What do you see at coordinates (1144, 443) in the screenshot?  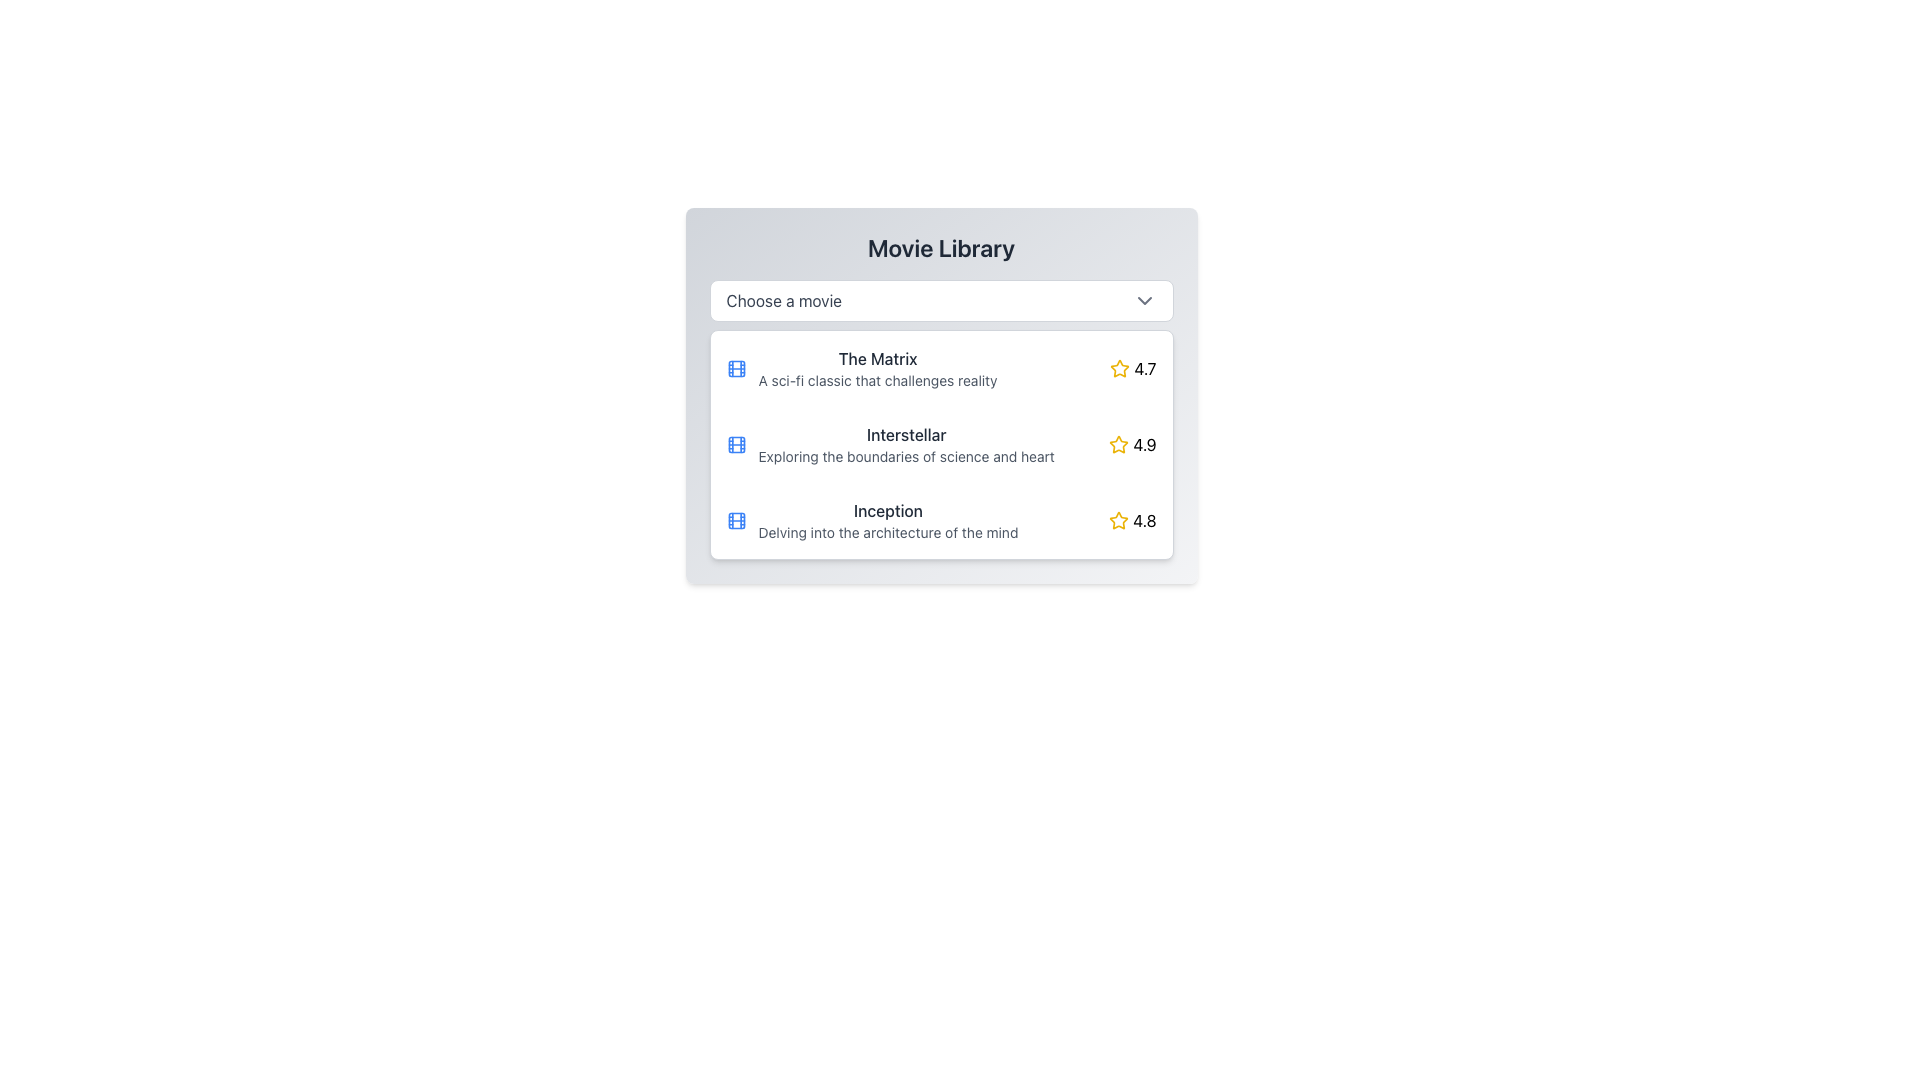 I see `the numerical text label '4.9' that indicates the rating for 'Interstellar', which is styled in a clear, sans-serif font and located next to a yellow star icon` at bounding box center [1144, 443].